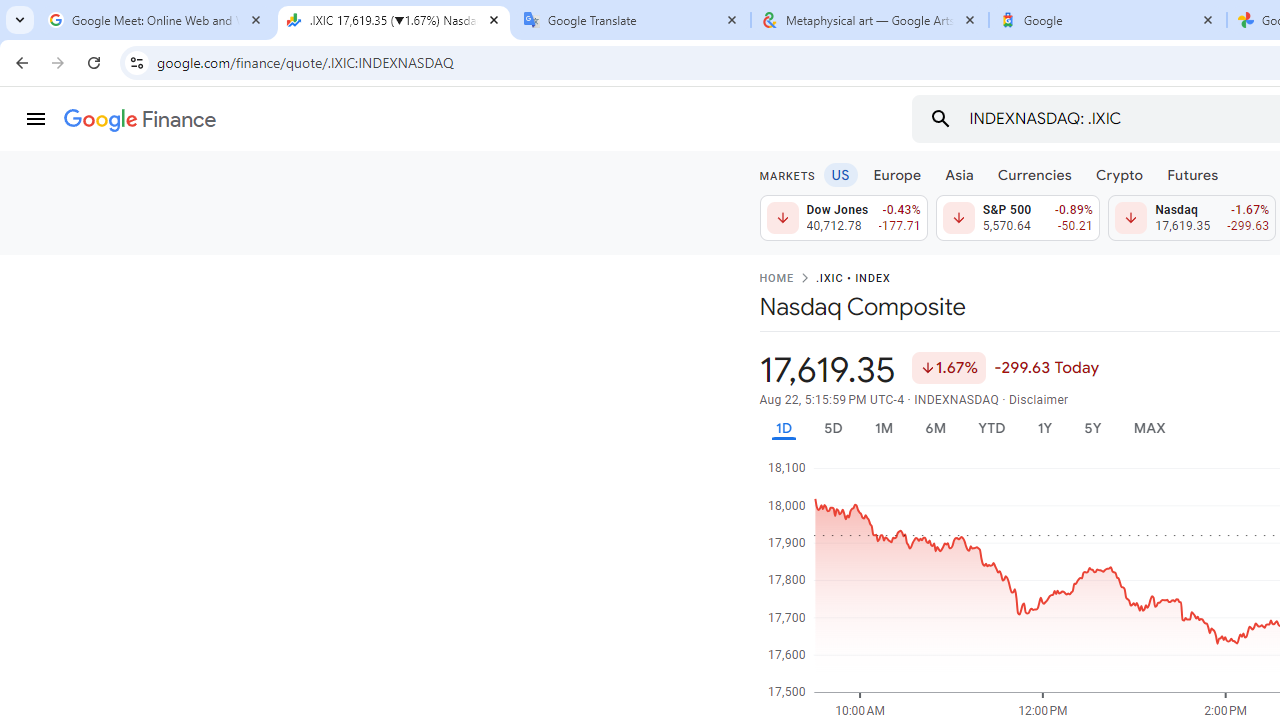 Image resolution: width=1280 pixels, height=720 pixels. I want to click on 'Nasdaq 17,619.35 Down by 1.67% -299.63', so click(1192, 218).